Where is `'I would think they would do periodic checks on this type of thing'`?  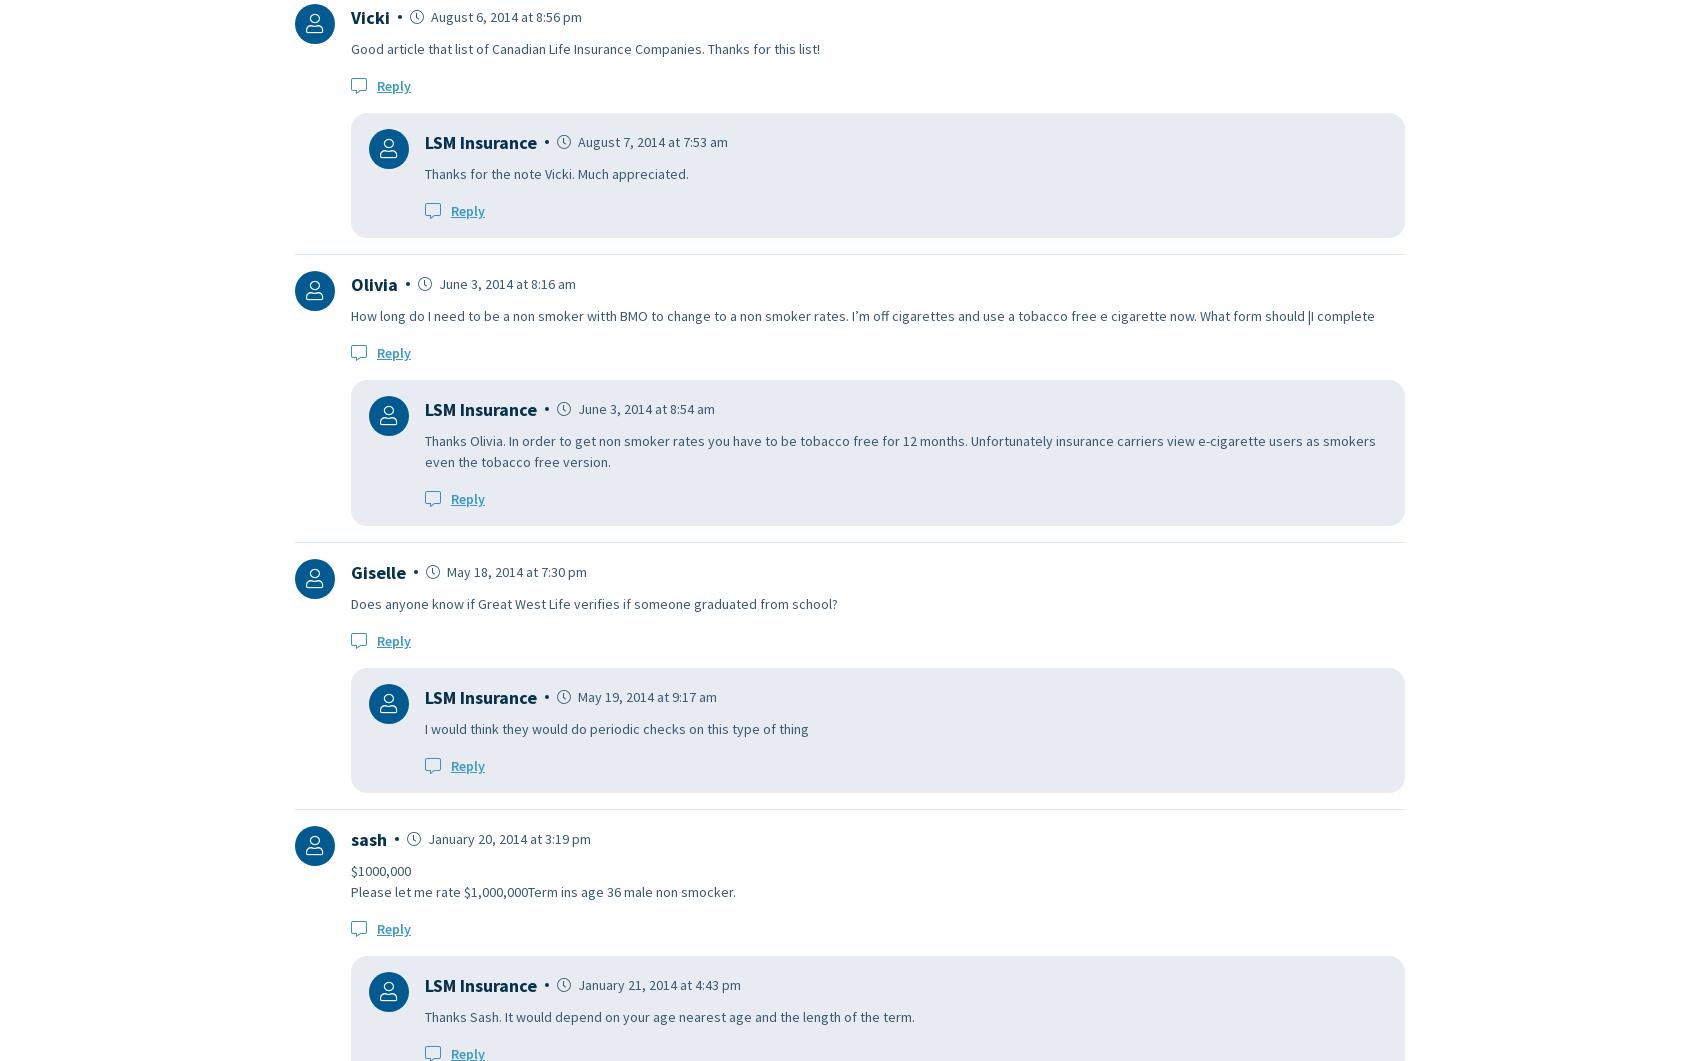
'I would think they would do periodic checks on this type of thing' is located at coordinates (615, 727).